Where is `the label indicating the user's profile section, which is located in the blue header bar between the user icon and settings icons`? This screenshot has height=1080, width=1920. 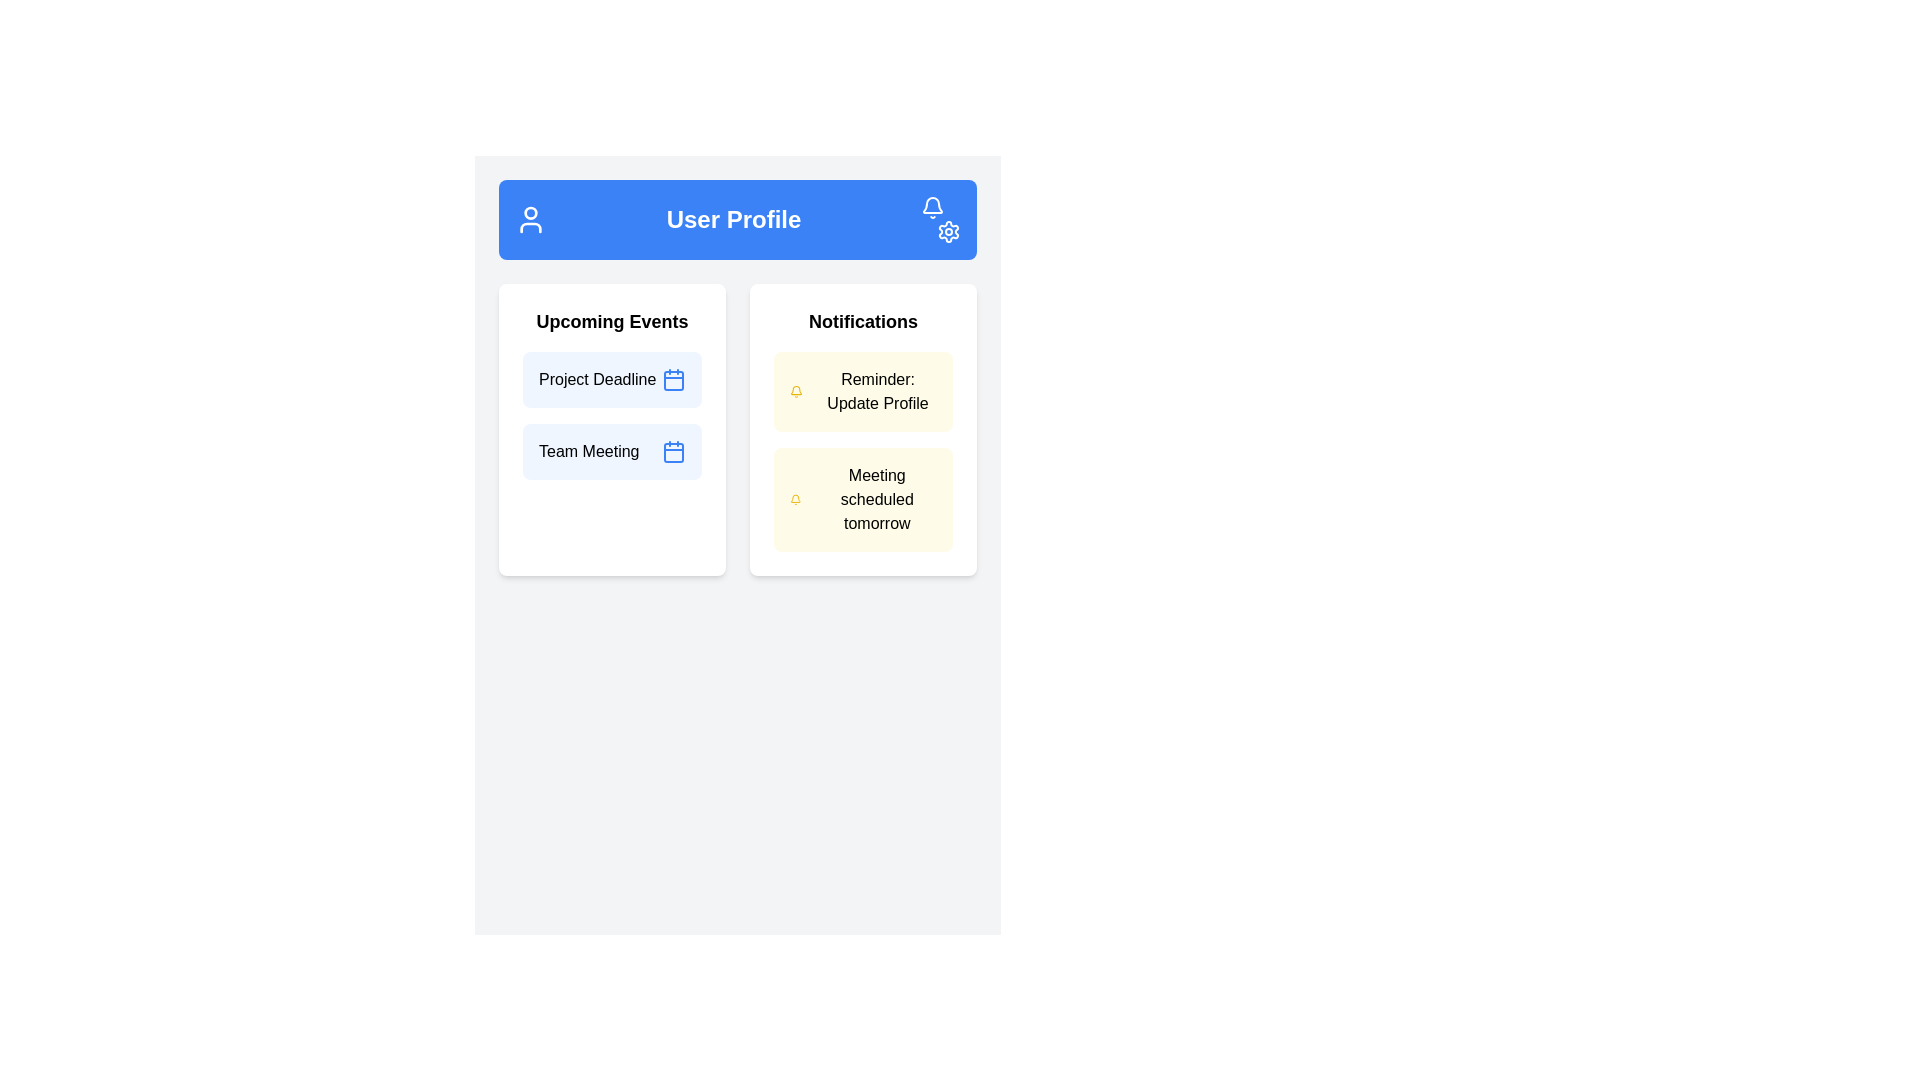
the label indicating the user's profile section, which is located in the blue header bar between the user icon and settings icons is located at coordinates (733, 219).